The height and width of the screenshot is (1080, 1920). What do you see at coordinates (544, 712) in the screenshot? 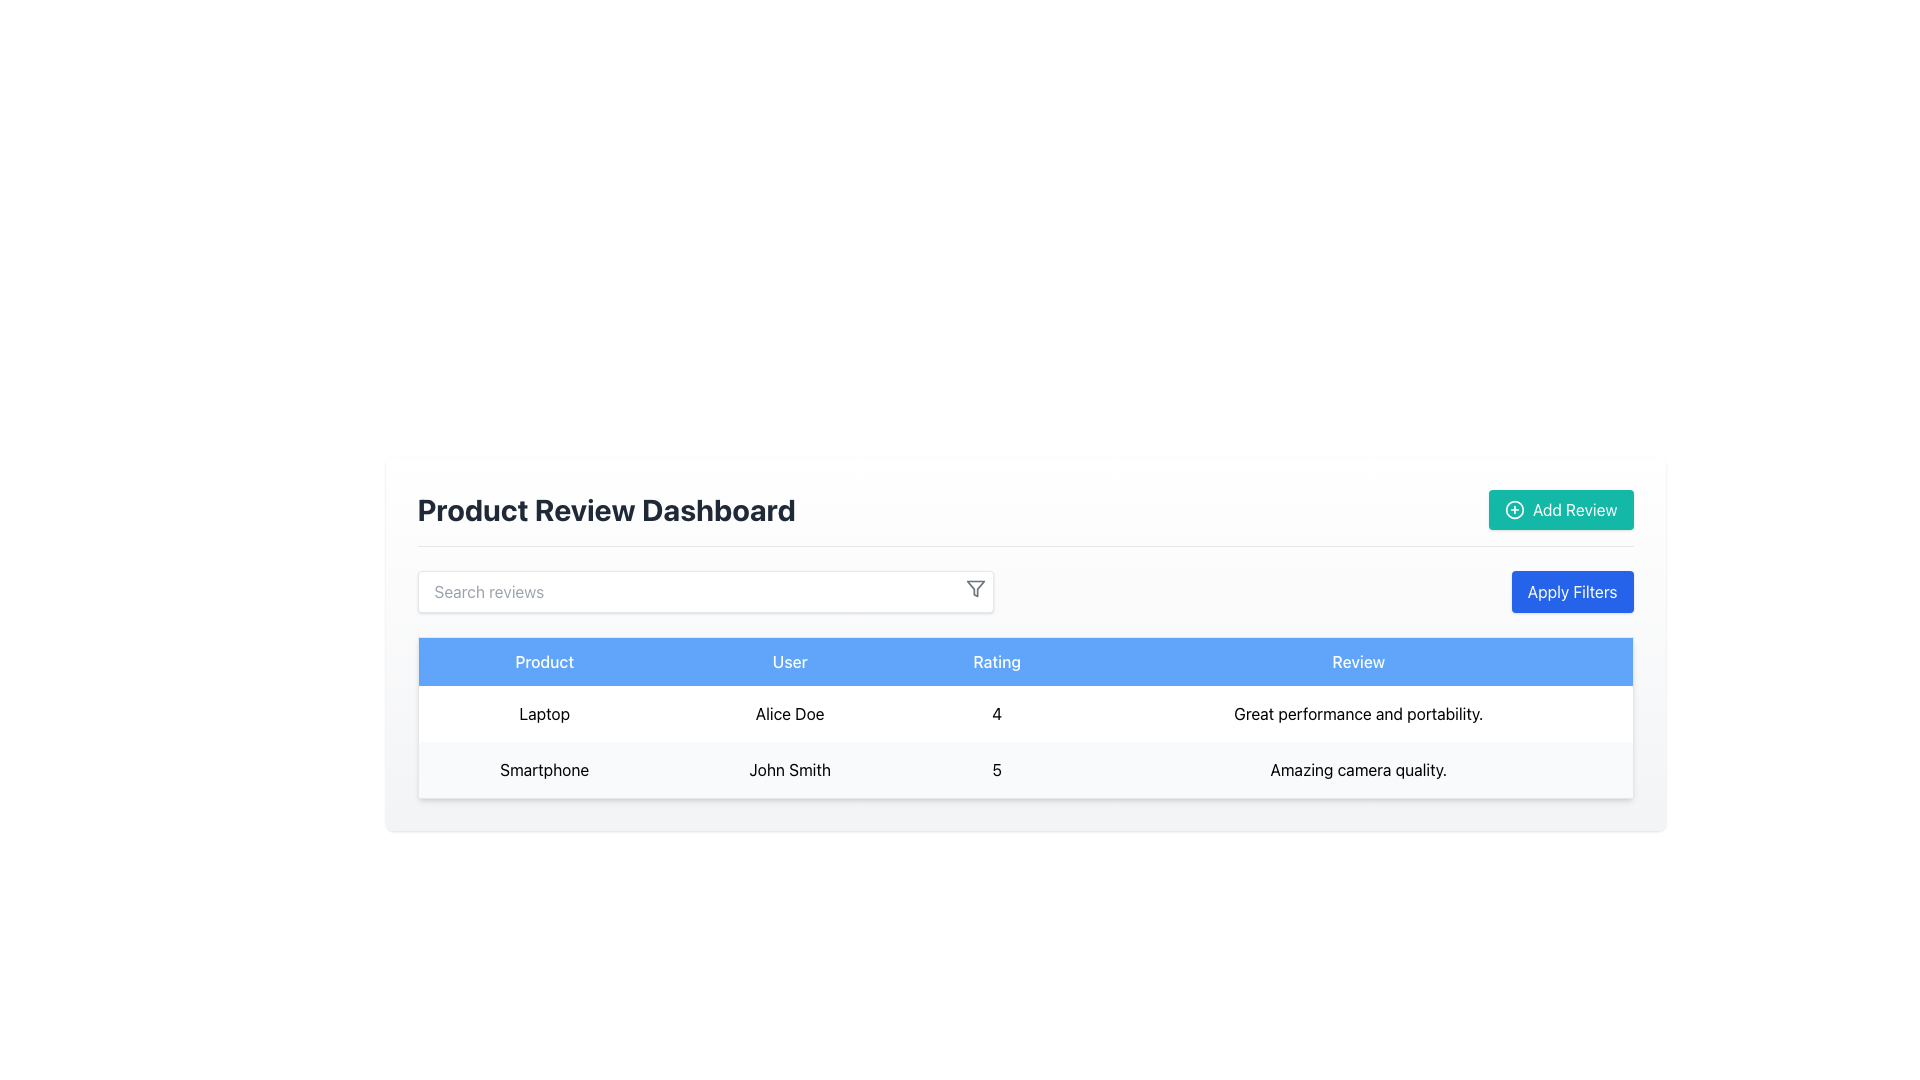
I see `the text label that reads 'Laptop' located in the first row of the table under the 'Product' column header` at bounding box center [544, 712].